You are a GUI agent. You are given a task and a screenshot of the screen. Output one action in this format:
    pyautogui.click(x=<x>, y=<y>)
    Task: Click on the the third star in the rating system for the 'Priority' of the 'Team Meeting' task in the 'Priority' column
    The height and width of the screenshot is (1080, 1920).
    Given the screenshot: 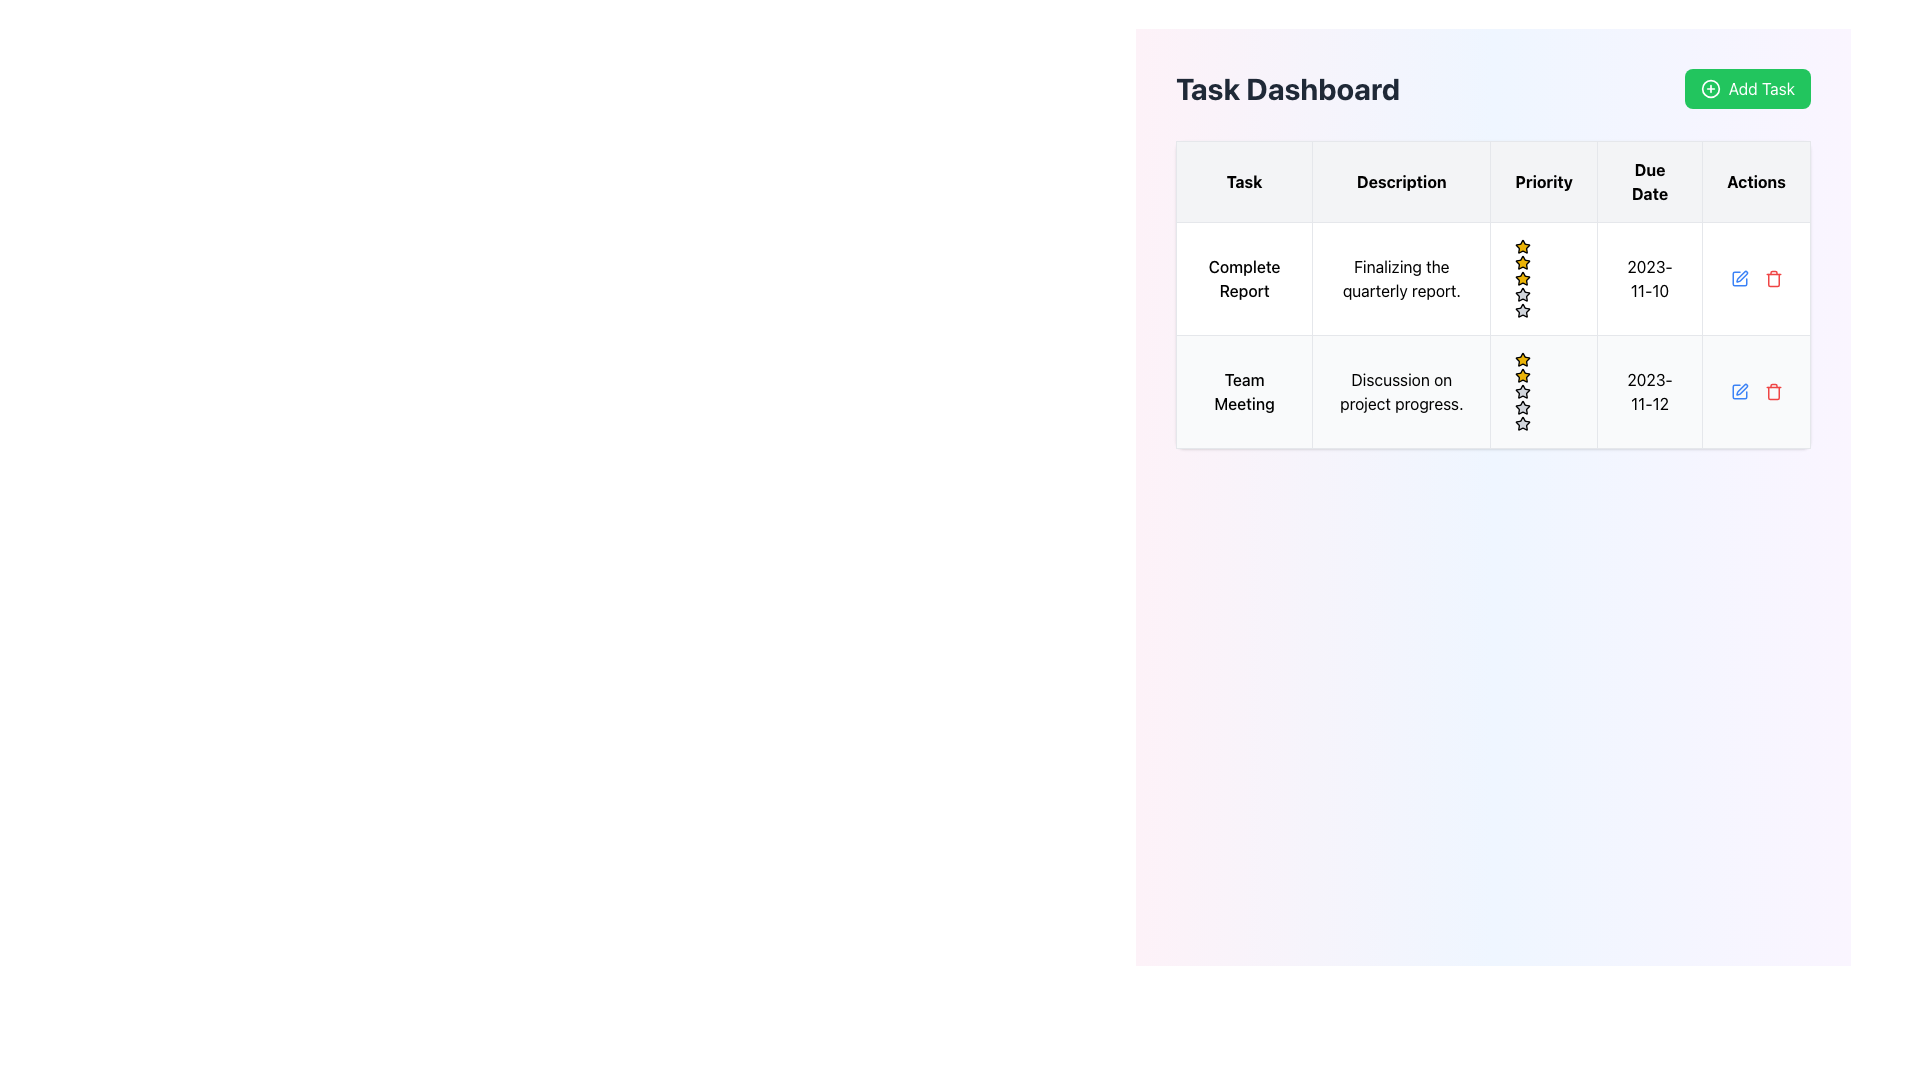 What is the action you would take?
    pyautogui.click(x=1522, y=406)
    